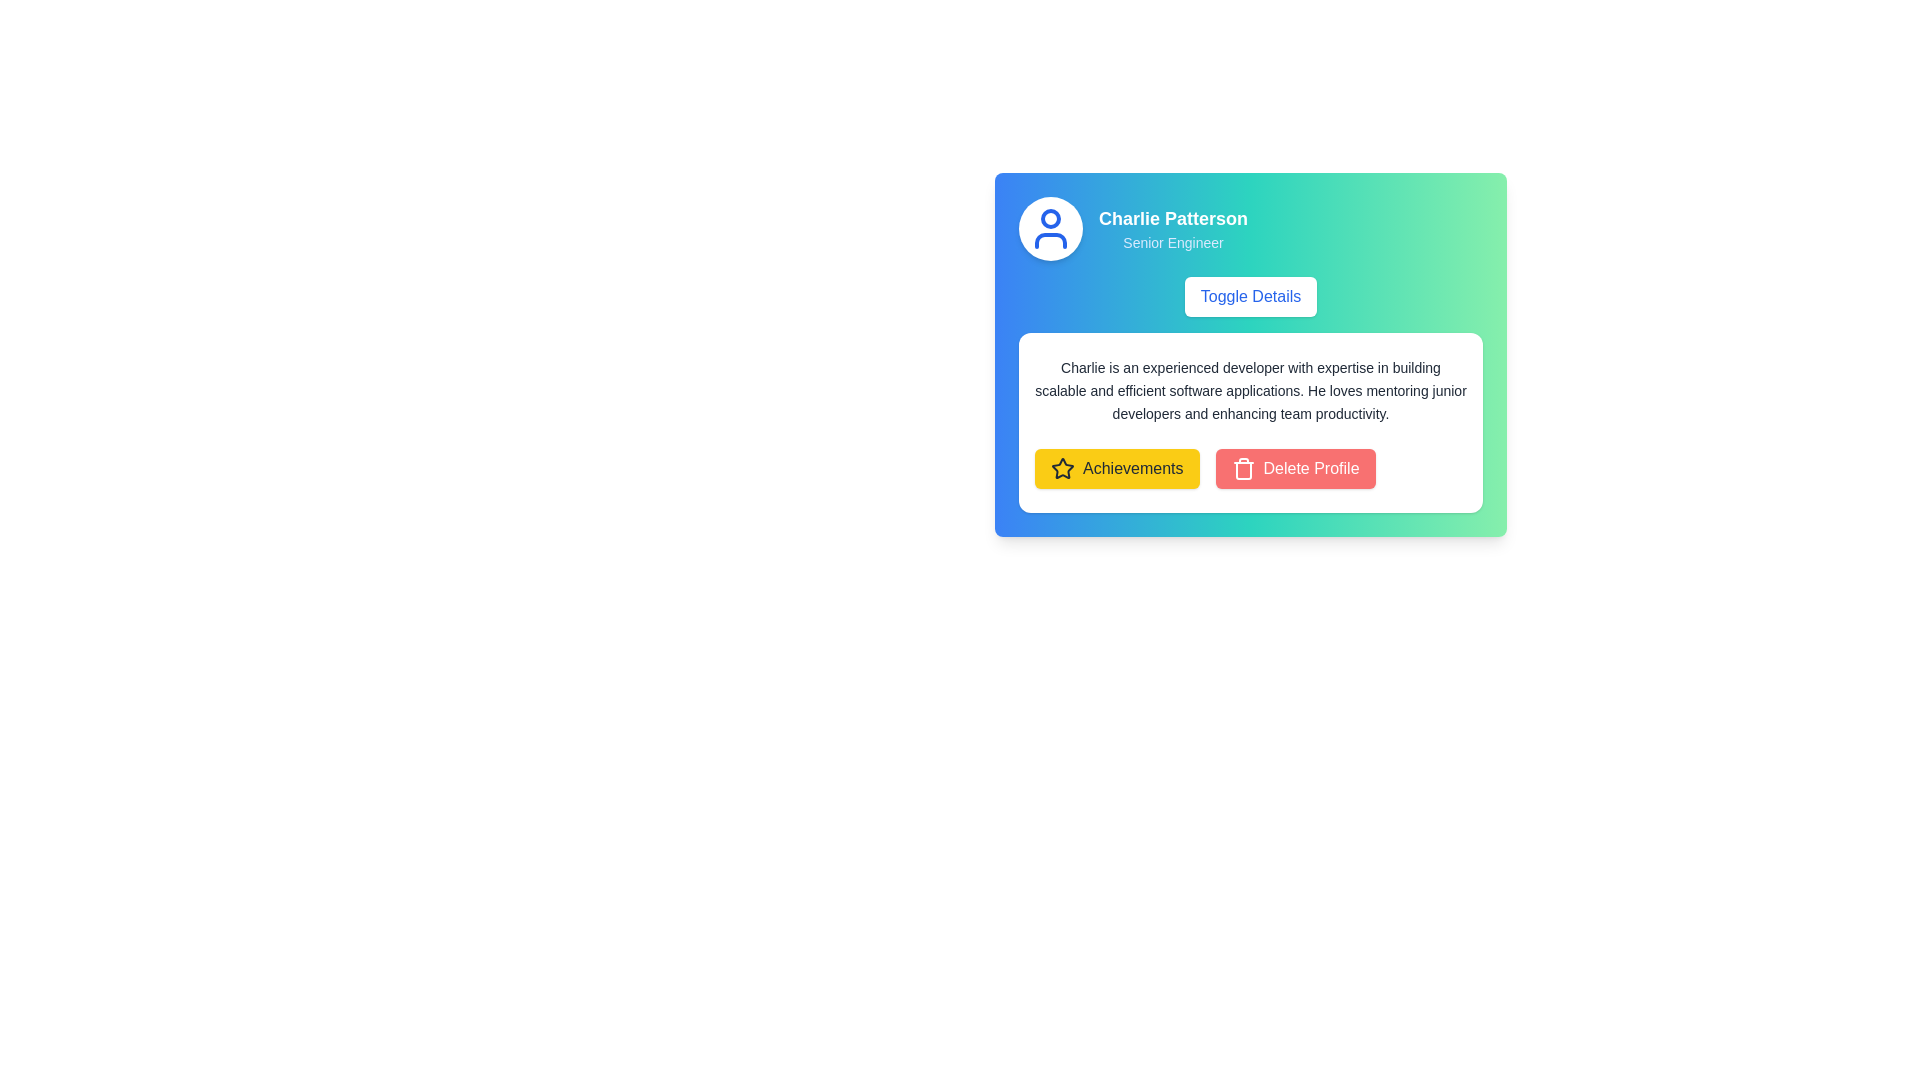 The width and height of the screenshot is (1920, 1080). I want to click on the action button text that initiates the deletion of the user's profile, located to the right of the yellow 'Achievements' button in the lower-right region of the profile details card, so click(1311, 469).